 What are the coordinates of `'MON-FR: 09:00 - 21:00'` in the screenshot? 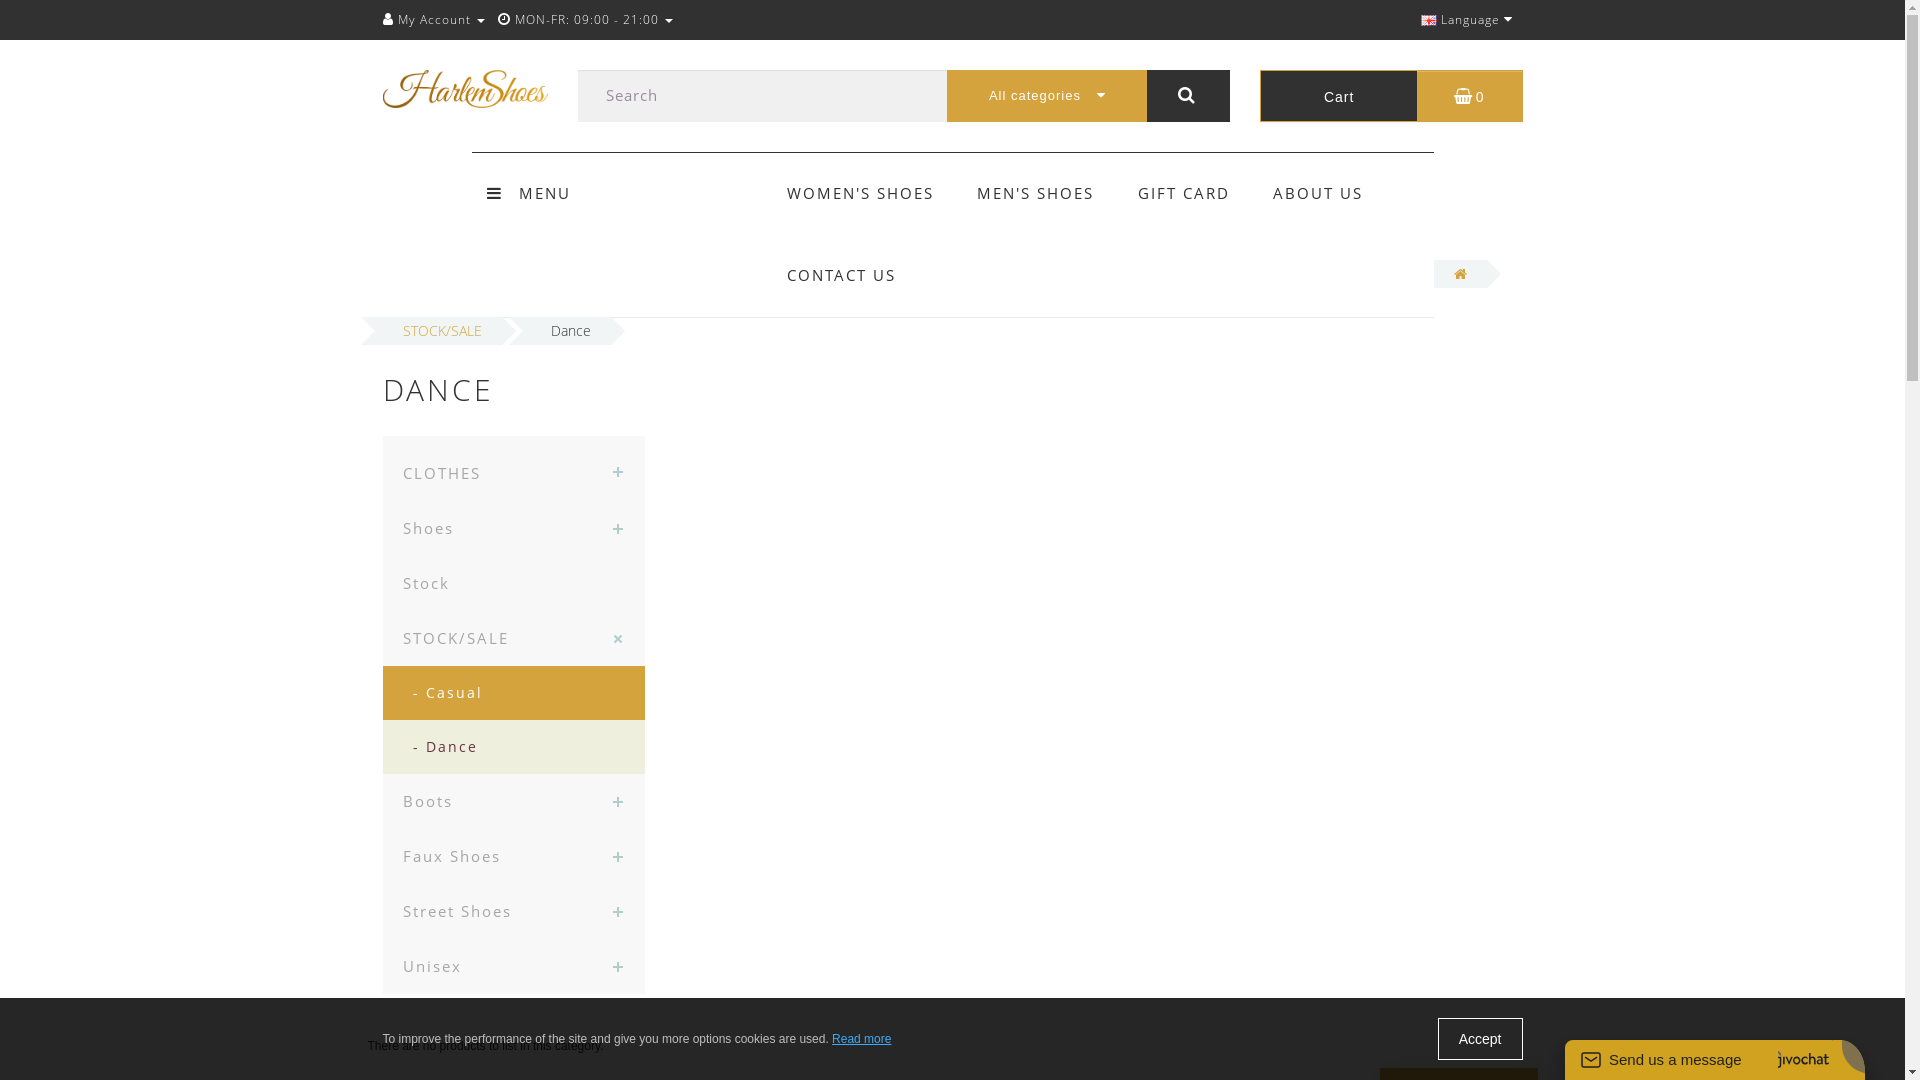 It's located at (498, 19).